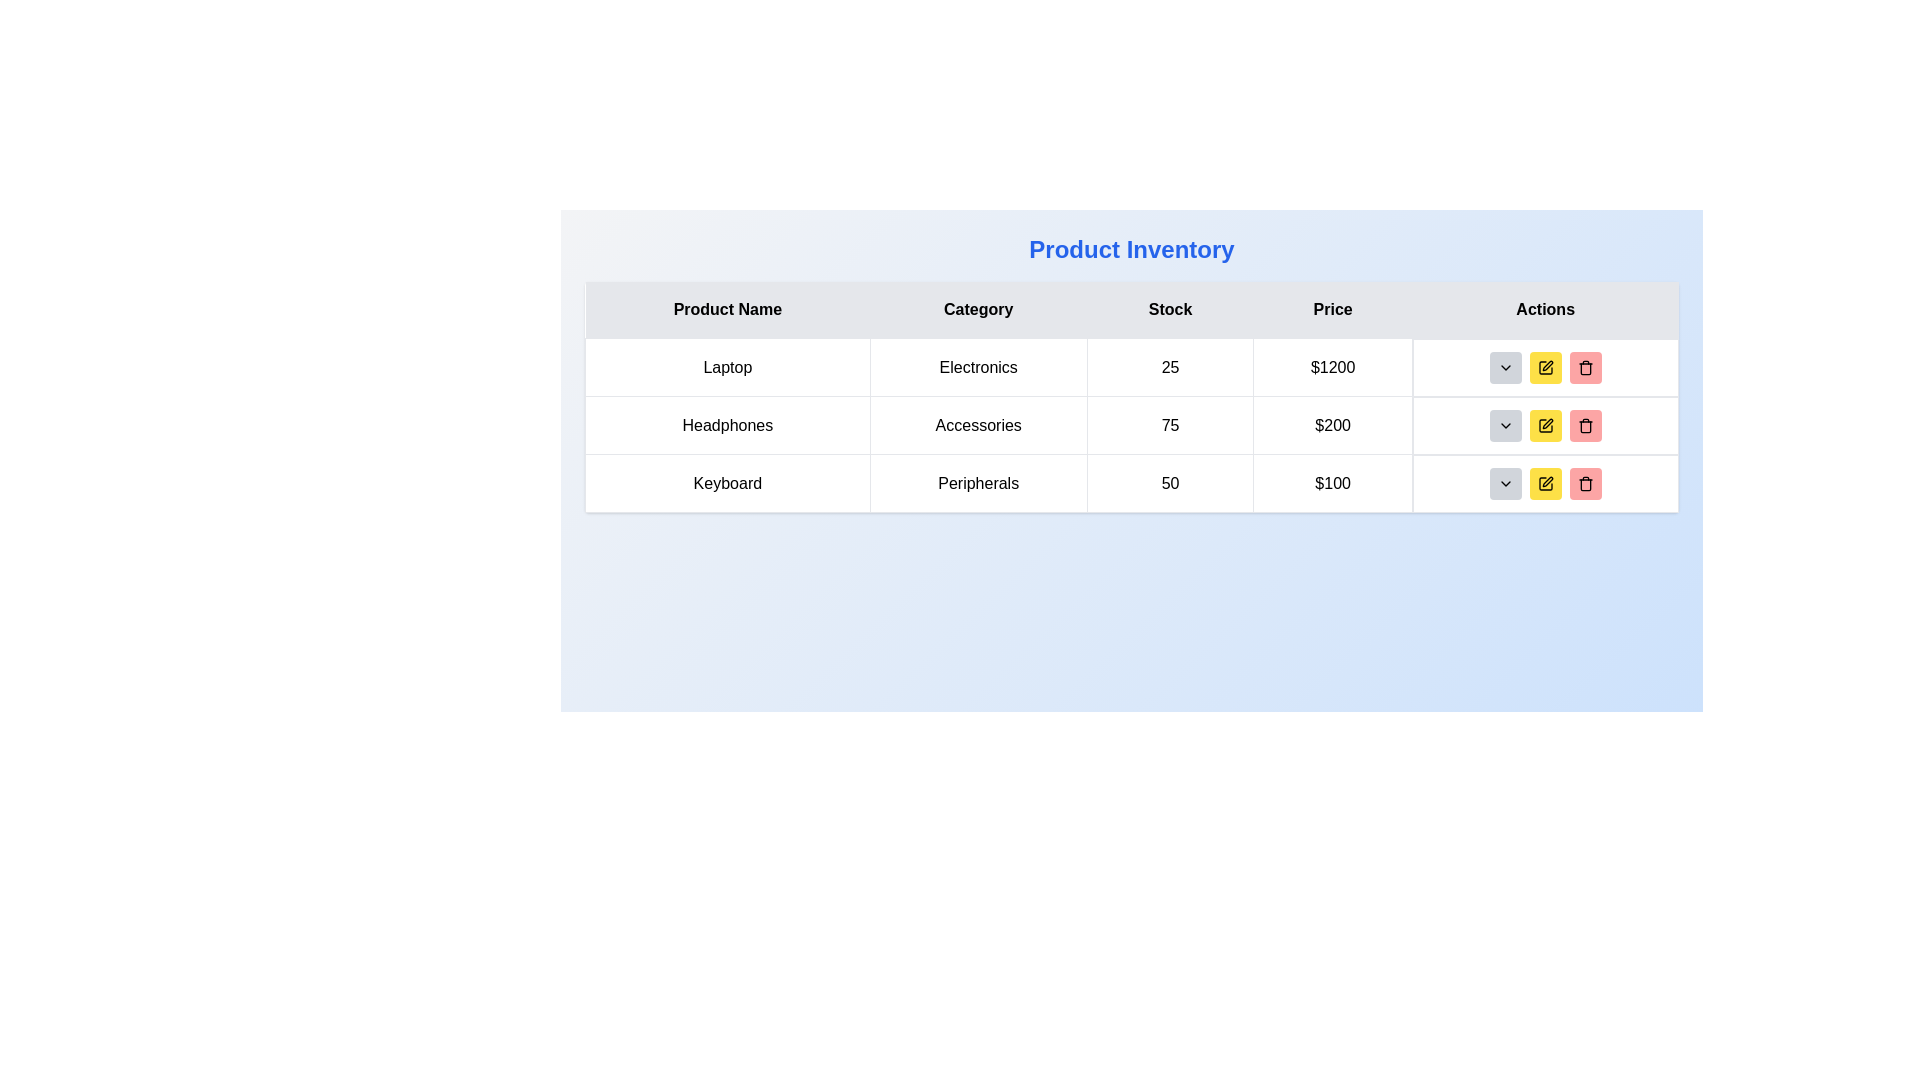 The image size is (1920, 1080). What do you see at coordinates (1170, 367) in the screenshot?
I see `the static text field displaying '25', which is located in the 'Stock' column of the table within the 'Laptop' row` at bounding box center [1170, 367].